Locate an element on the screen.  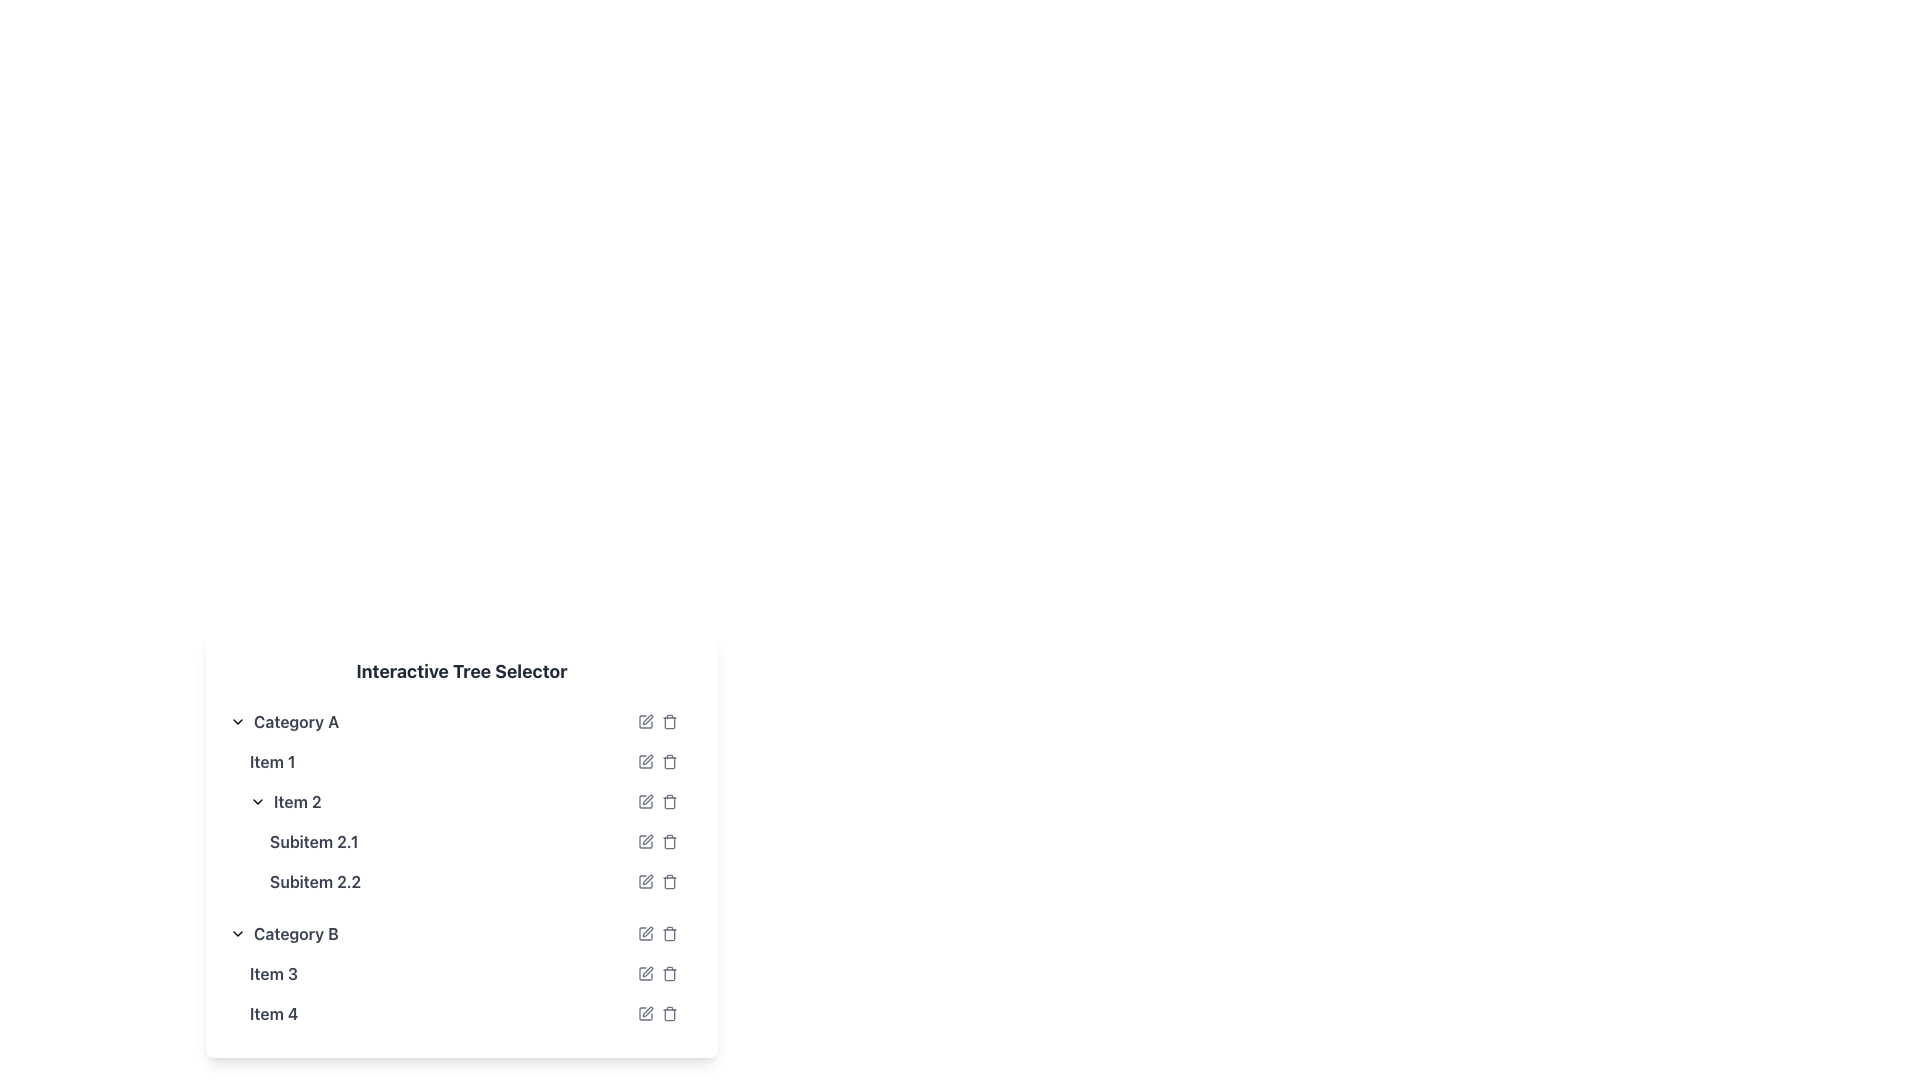
the left icon of the action control panel for 'Category A' to initiate editing is located at coordinates (657, 721).